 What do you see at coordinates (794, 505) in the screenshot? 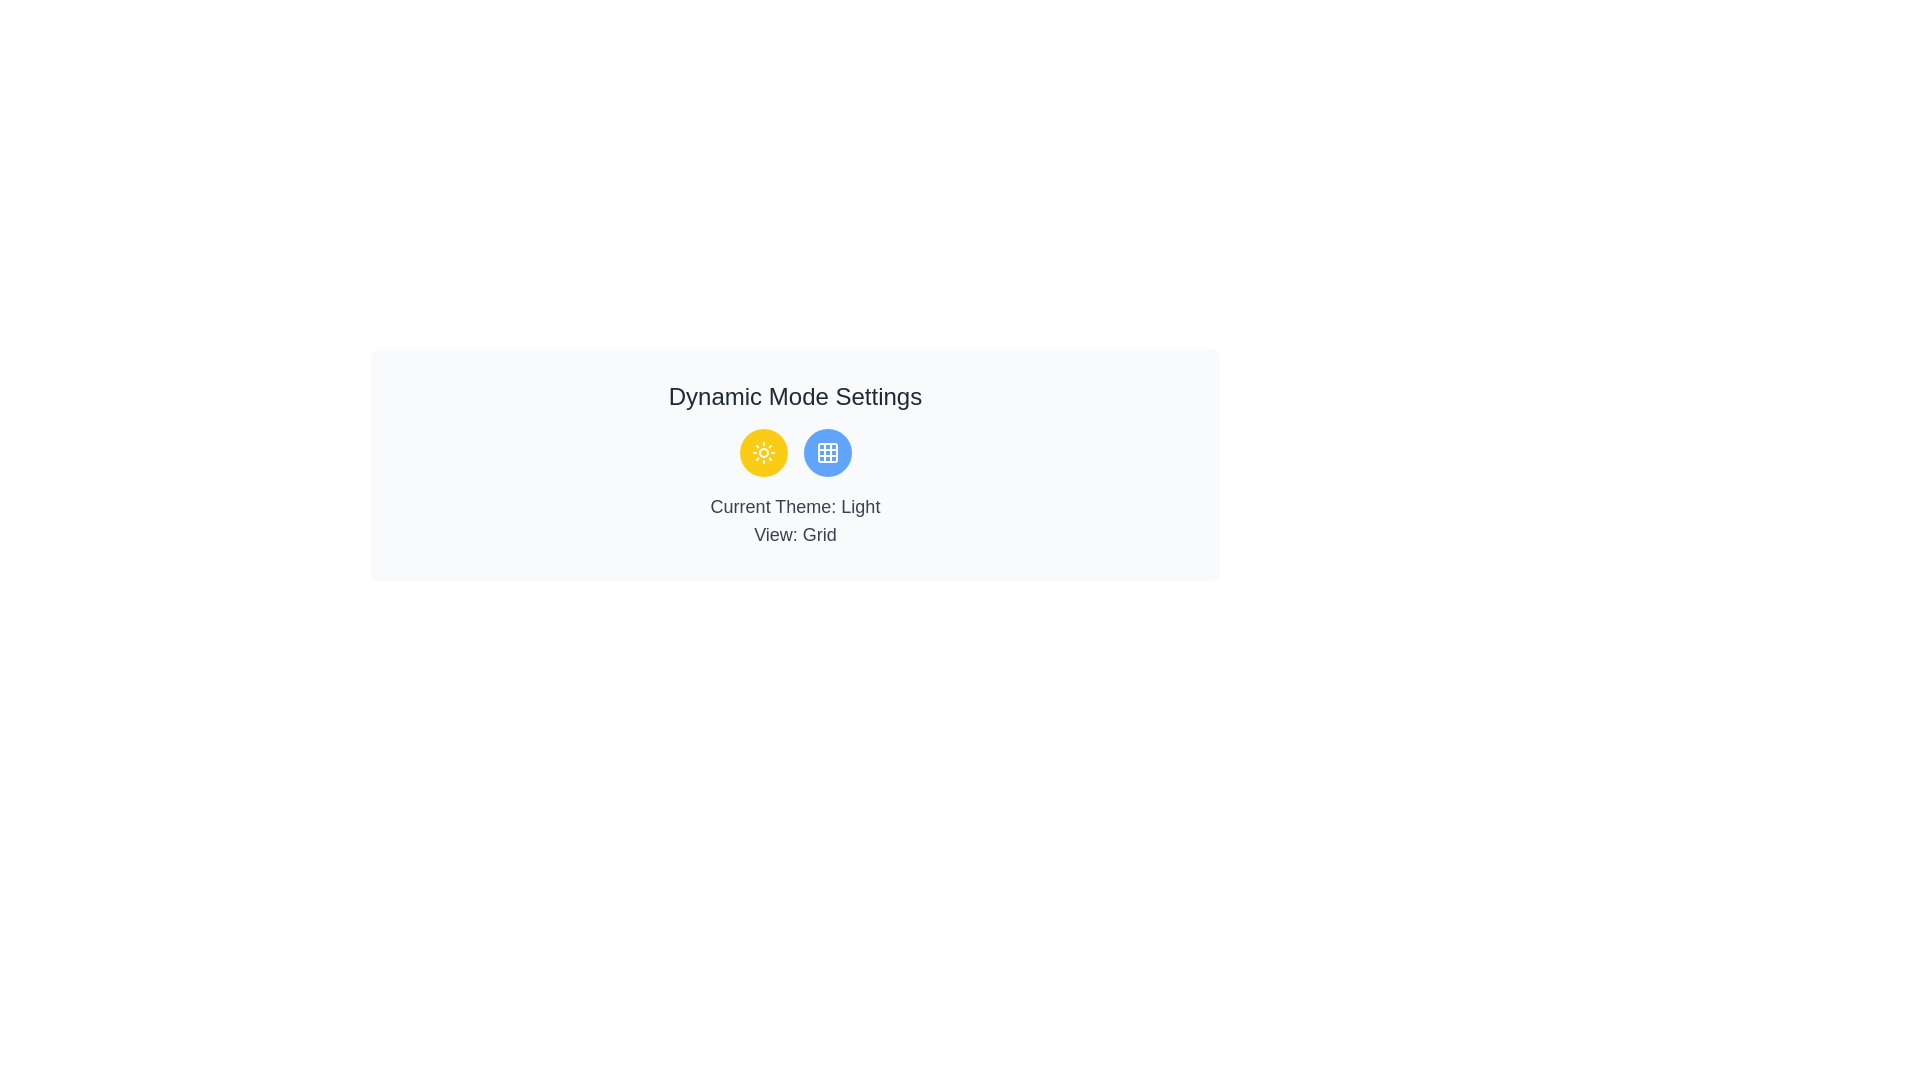
I see `the text label displaying 'Current Theme: Light', which is centrally aligned and located above the text line 'View: Grid'` at bounding box center [794, 505].